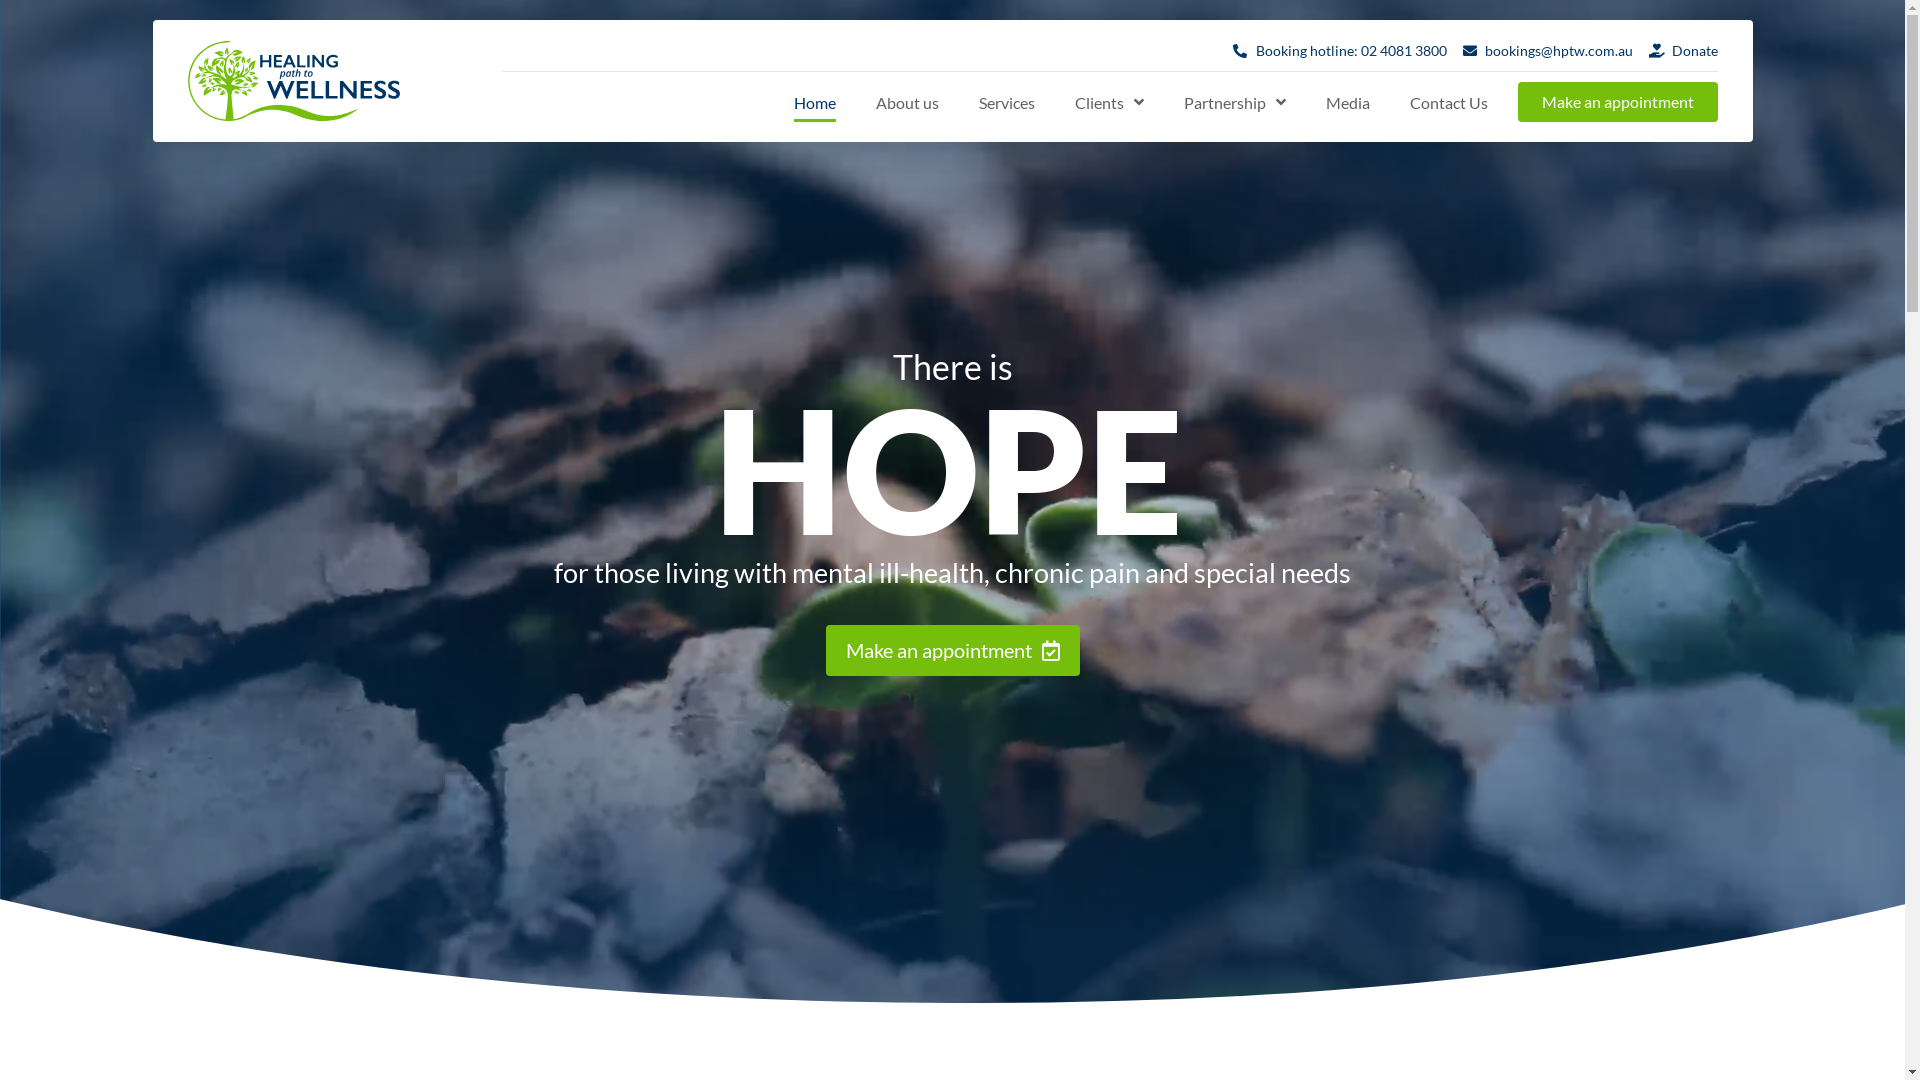 The image size is (1920, 1080). What do you see at coordinates (1339, 49) in the screenshot?
I see `'Booking hotline: 02 4081 3800'` at bounding box center [1339, 49].